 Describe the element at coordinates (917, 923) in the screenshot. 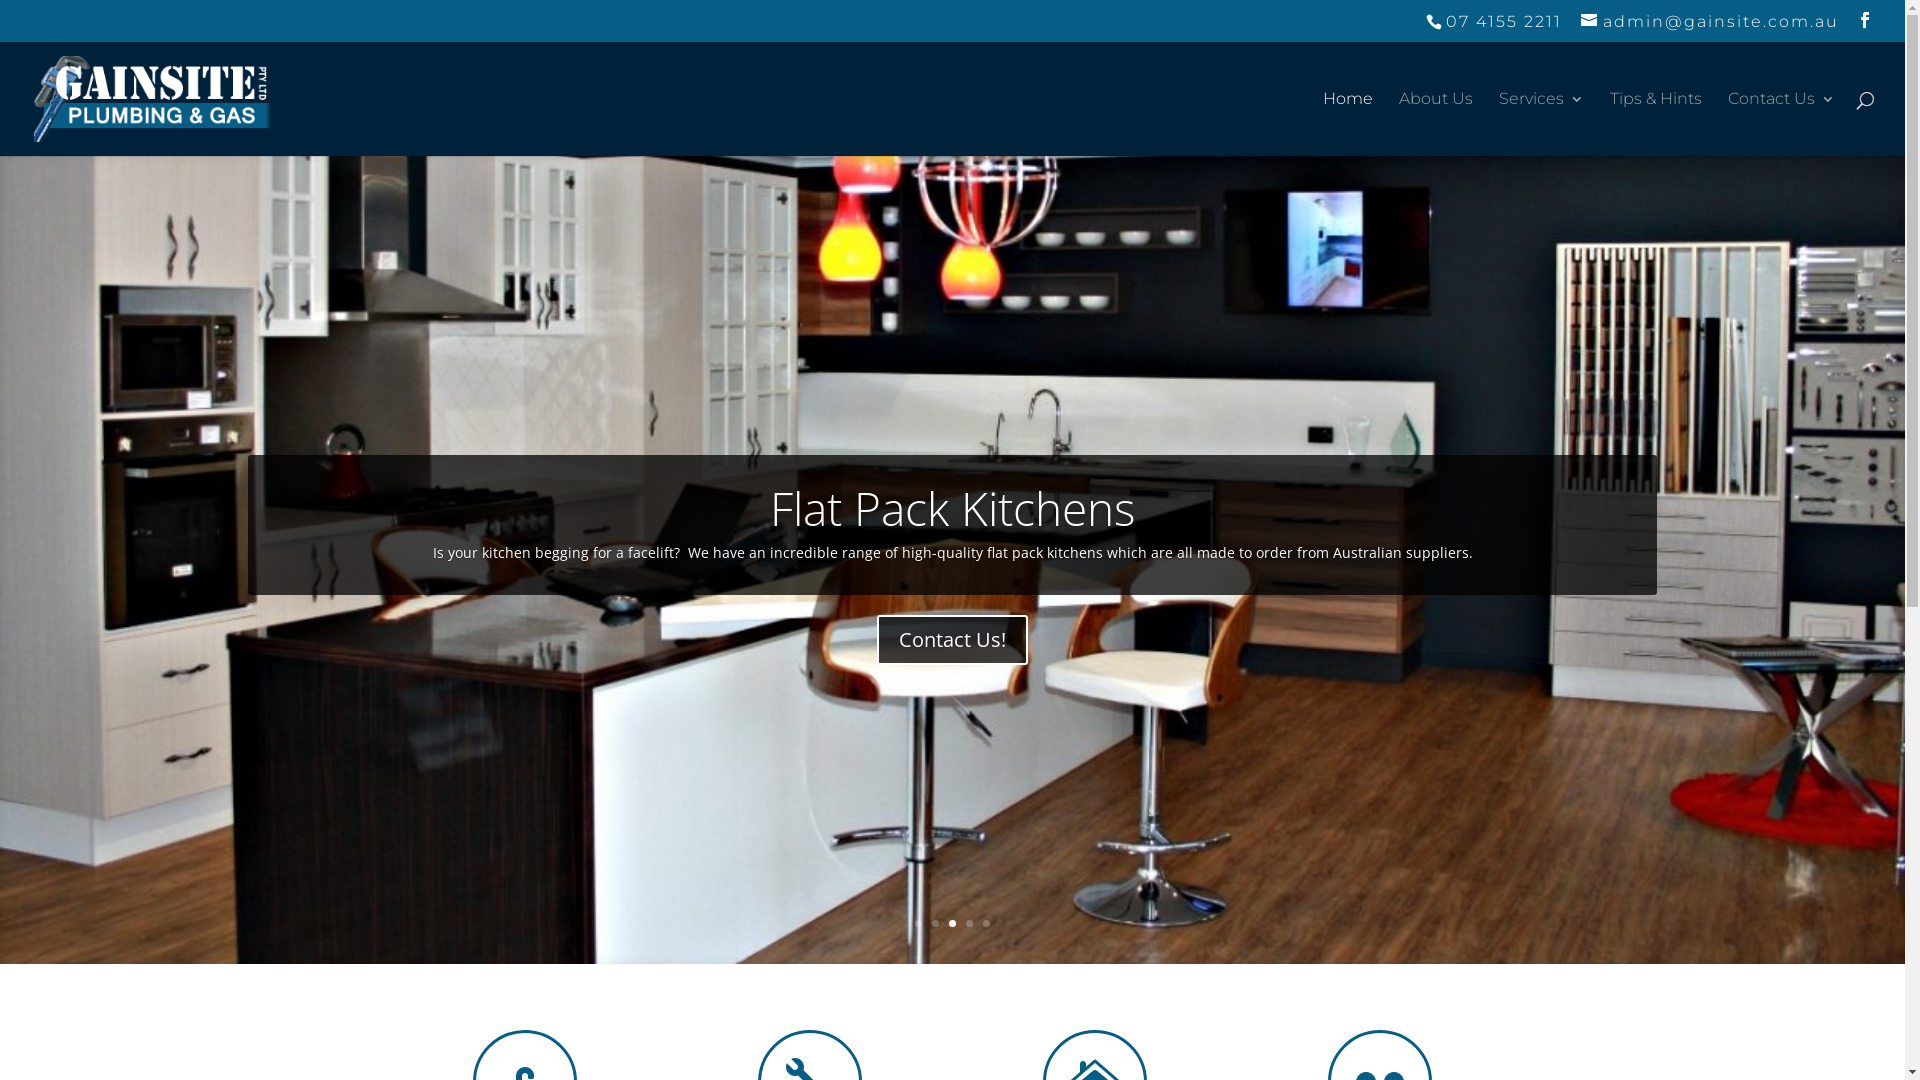

I see `'1'` at that location.